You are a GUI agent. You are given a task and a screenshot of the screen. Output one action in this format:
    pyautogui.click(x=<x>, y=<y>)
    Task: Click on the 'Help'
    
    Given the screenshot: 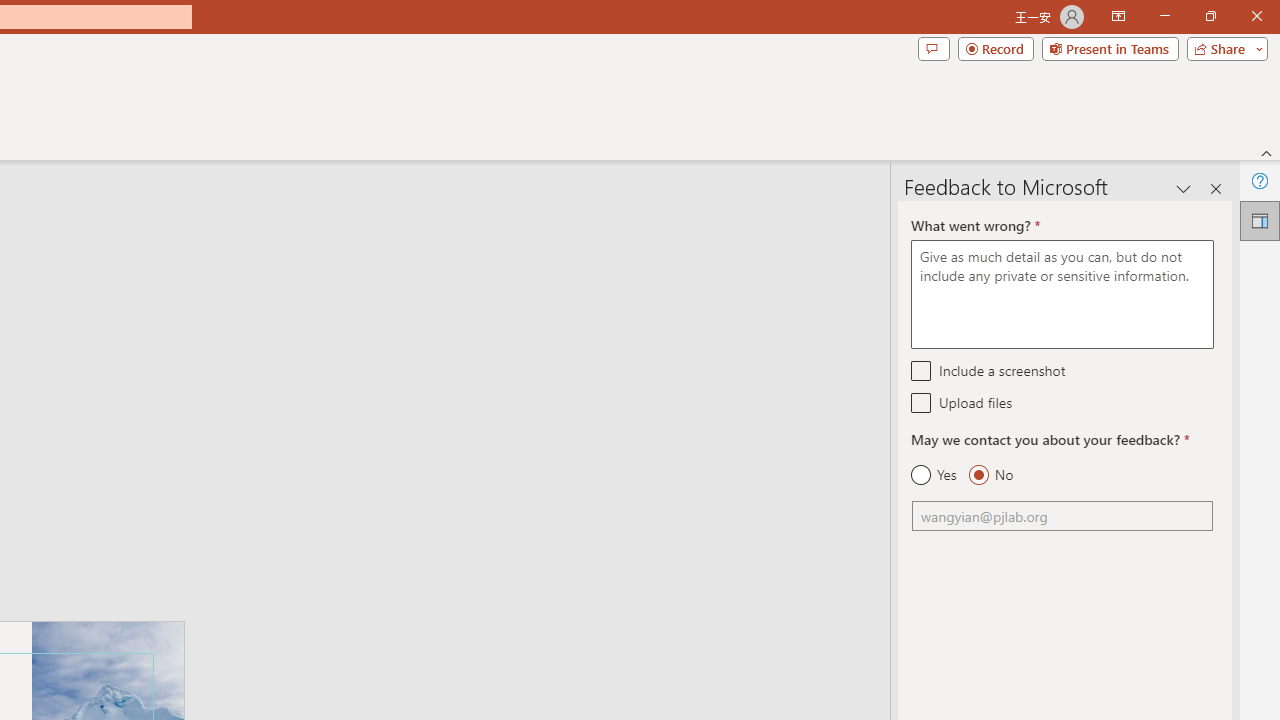 What is the action you would take?
    pyautogui.click(x=1259, y=181)
    